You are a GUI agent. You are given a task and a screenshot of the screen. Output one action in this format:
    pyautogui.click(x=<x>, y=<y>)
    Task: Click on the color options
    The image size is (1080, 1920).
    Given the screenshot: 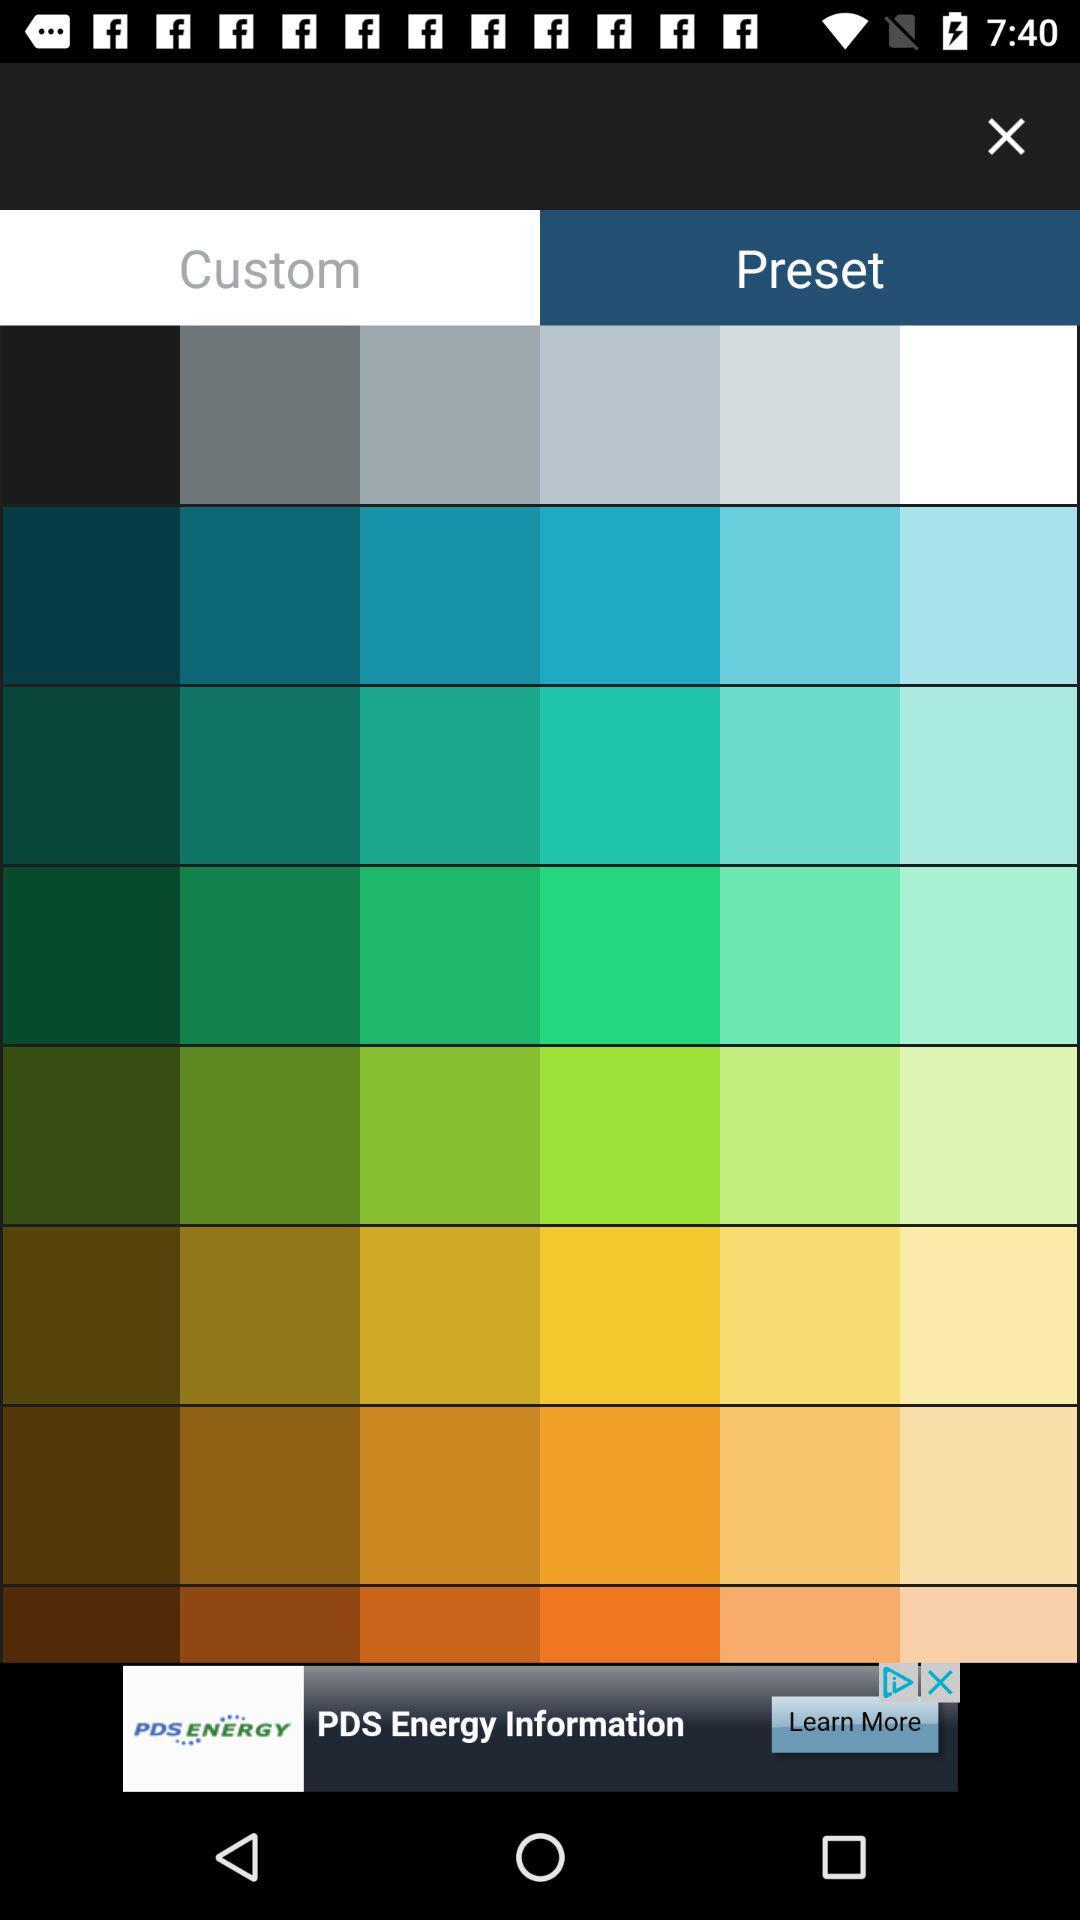 What is the action you would take?
    pyautogui.click(x=1006, y=135)
    